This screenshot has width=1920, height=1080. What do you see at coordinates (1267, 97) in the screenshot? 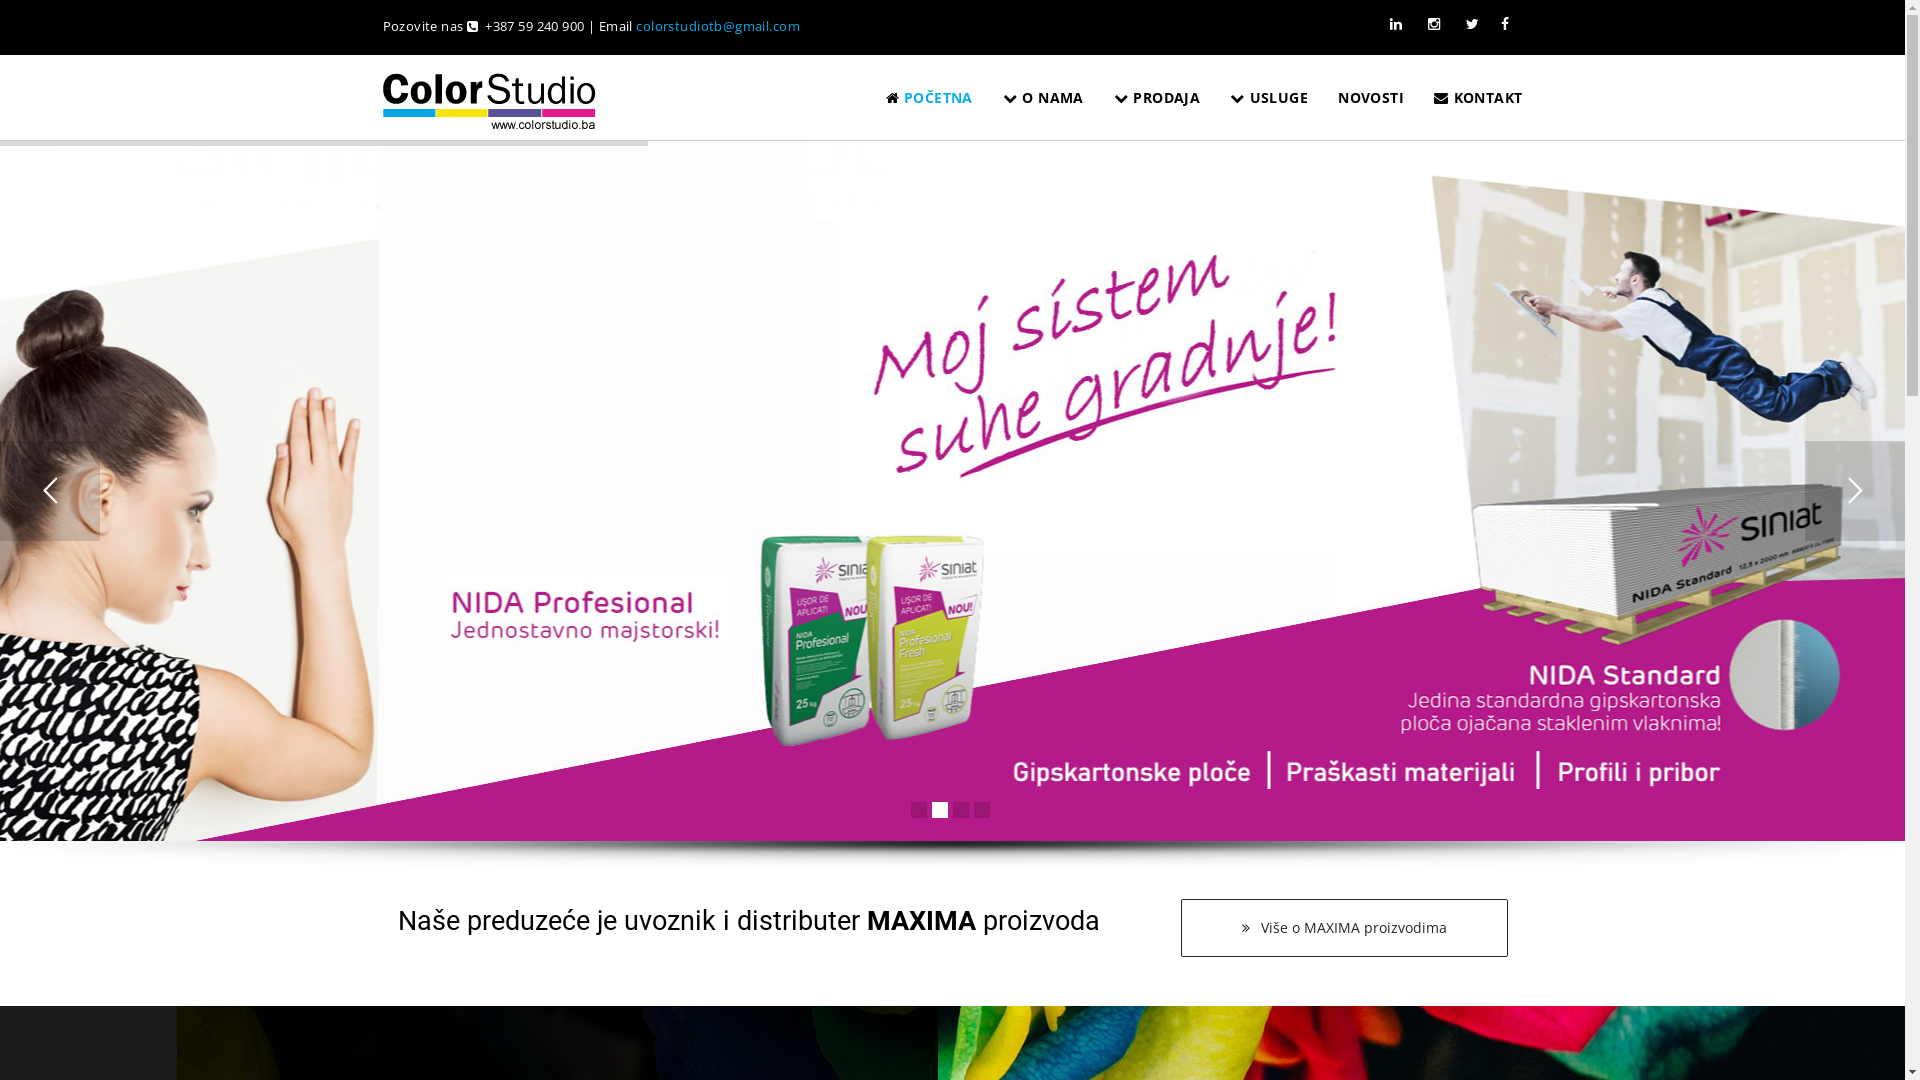
I see `'USLUGE'` at bounding box center [1267, 97].